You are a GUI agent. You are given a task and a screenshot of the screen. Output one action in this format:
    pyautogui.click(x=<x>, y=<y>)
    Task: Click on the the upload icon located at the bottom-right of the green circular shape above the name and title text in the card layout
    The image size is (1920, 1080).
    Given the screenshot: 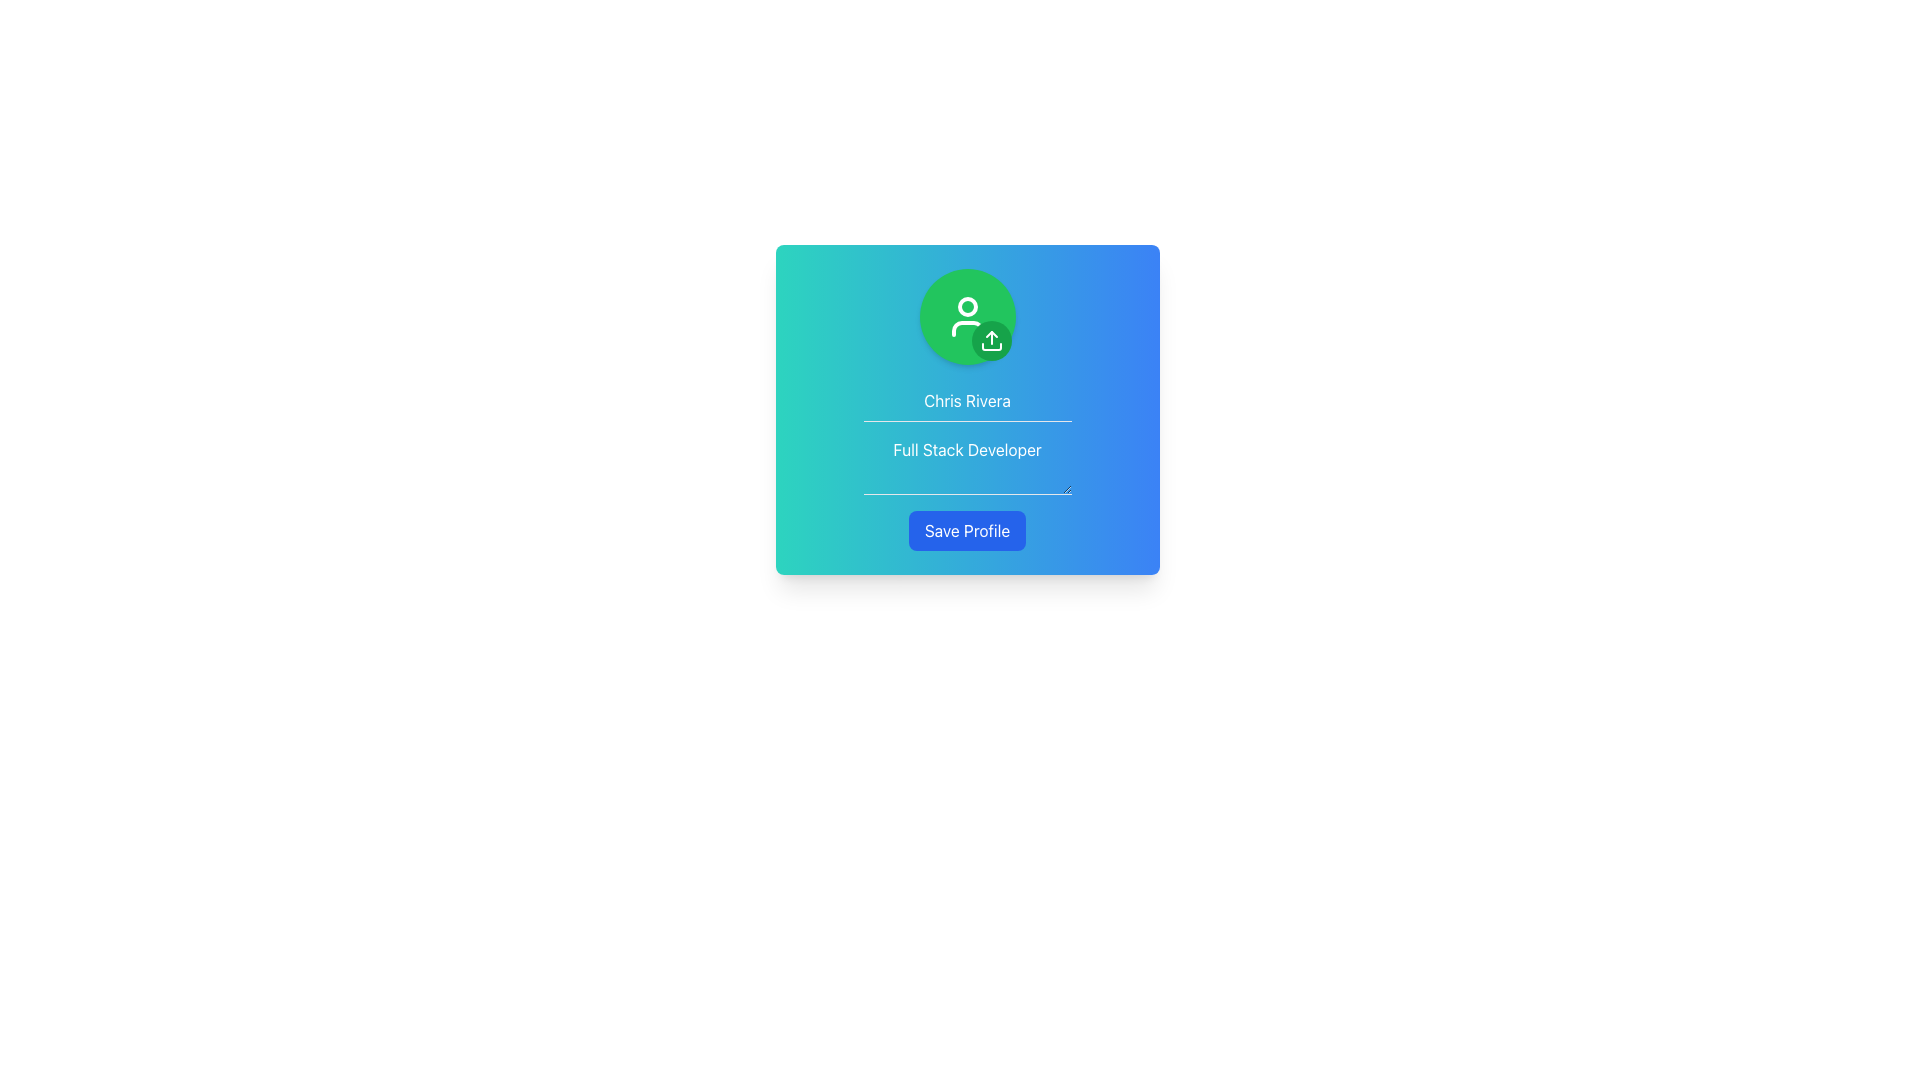 What is the action you would take?
    pyautogui.click(x=991, y=339)
    